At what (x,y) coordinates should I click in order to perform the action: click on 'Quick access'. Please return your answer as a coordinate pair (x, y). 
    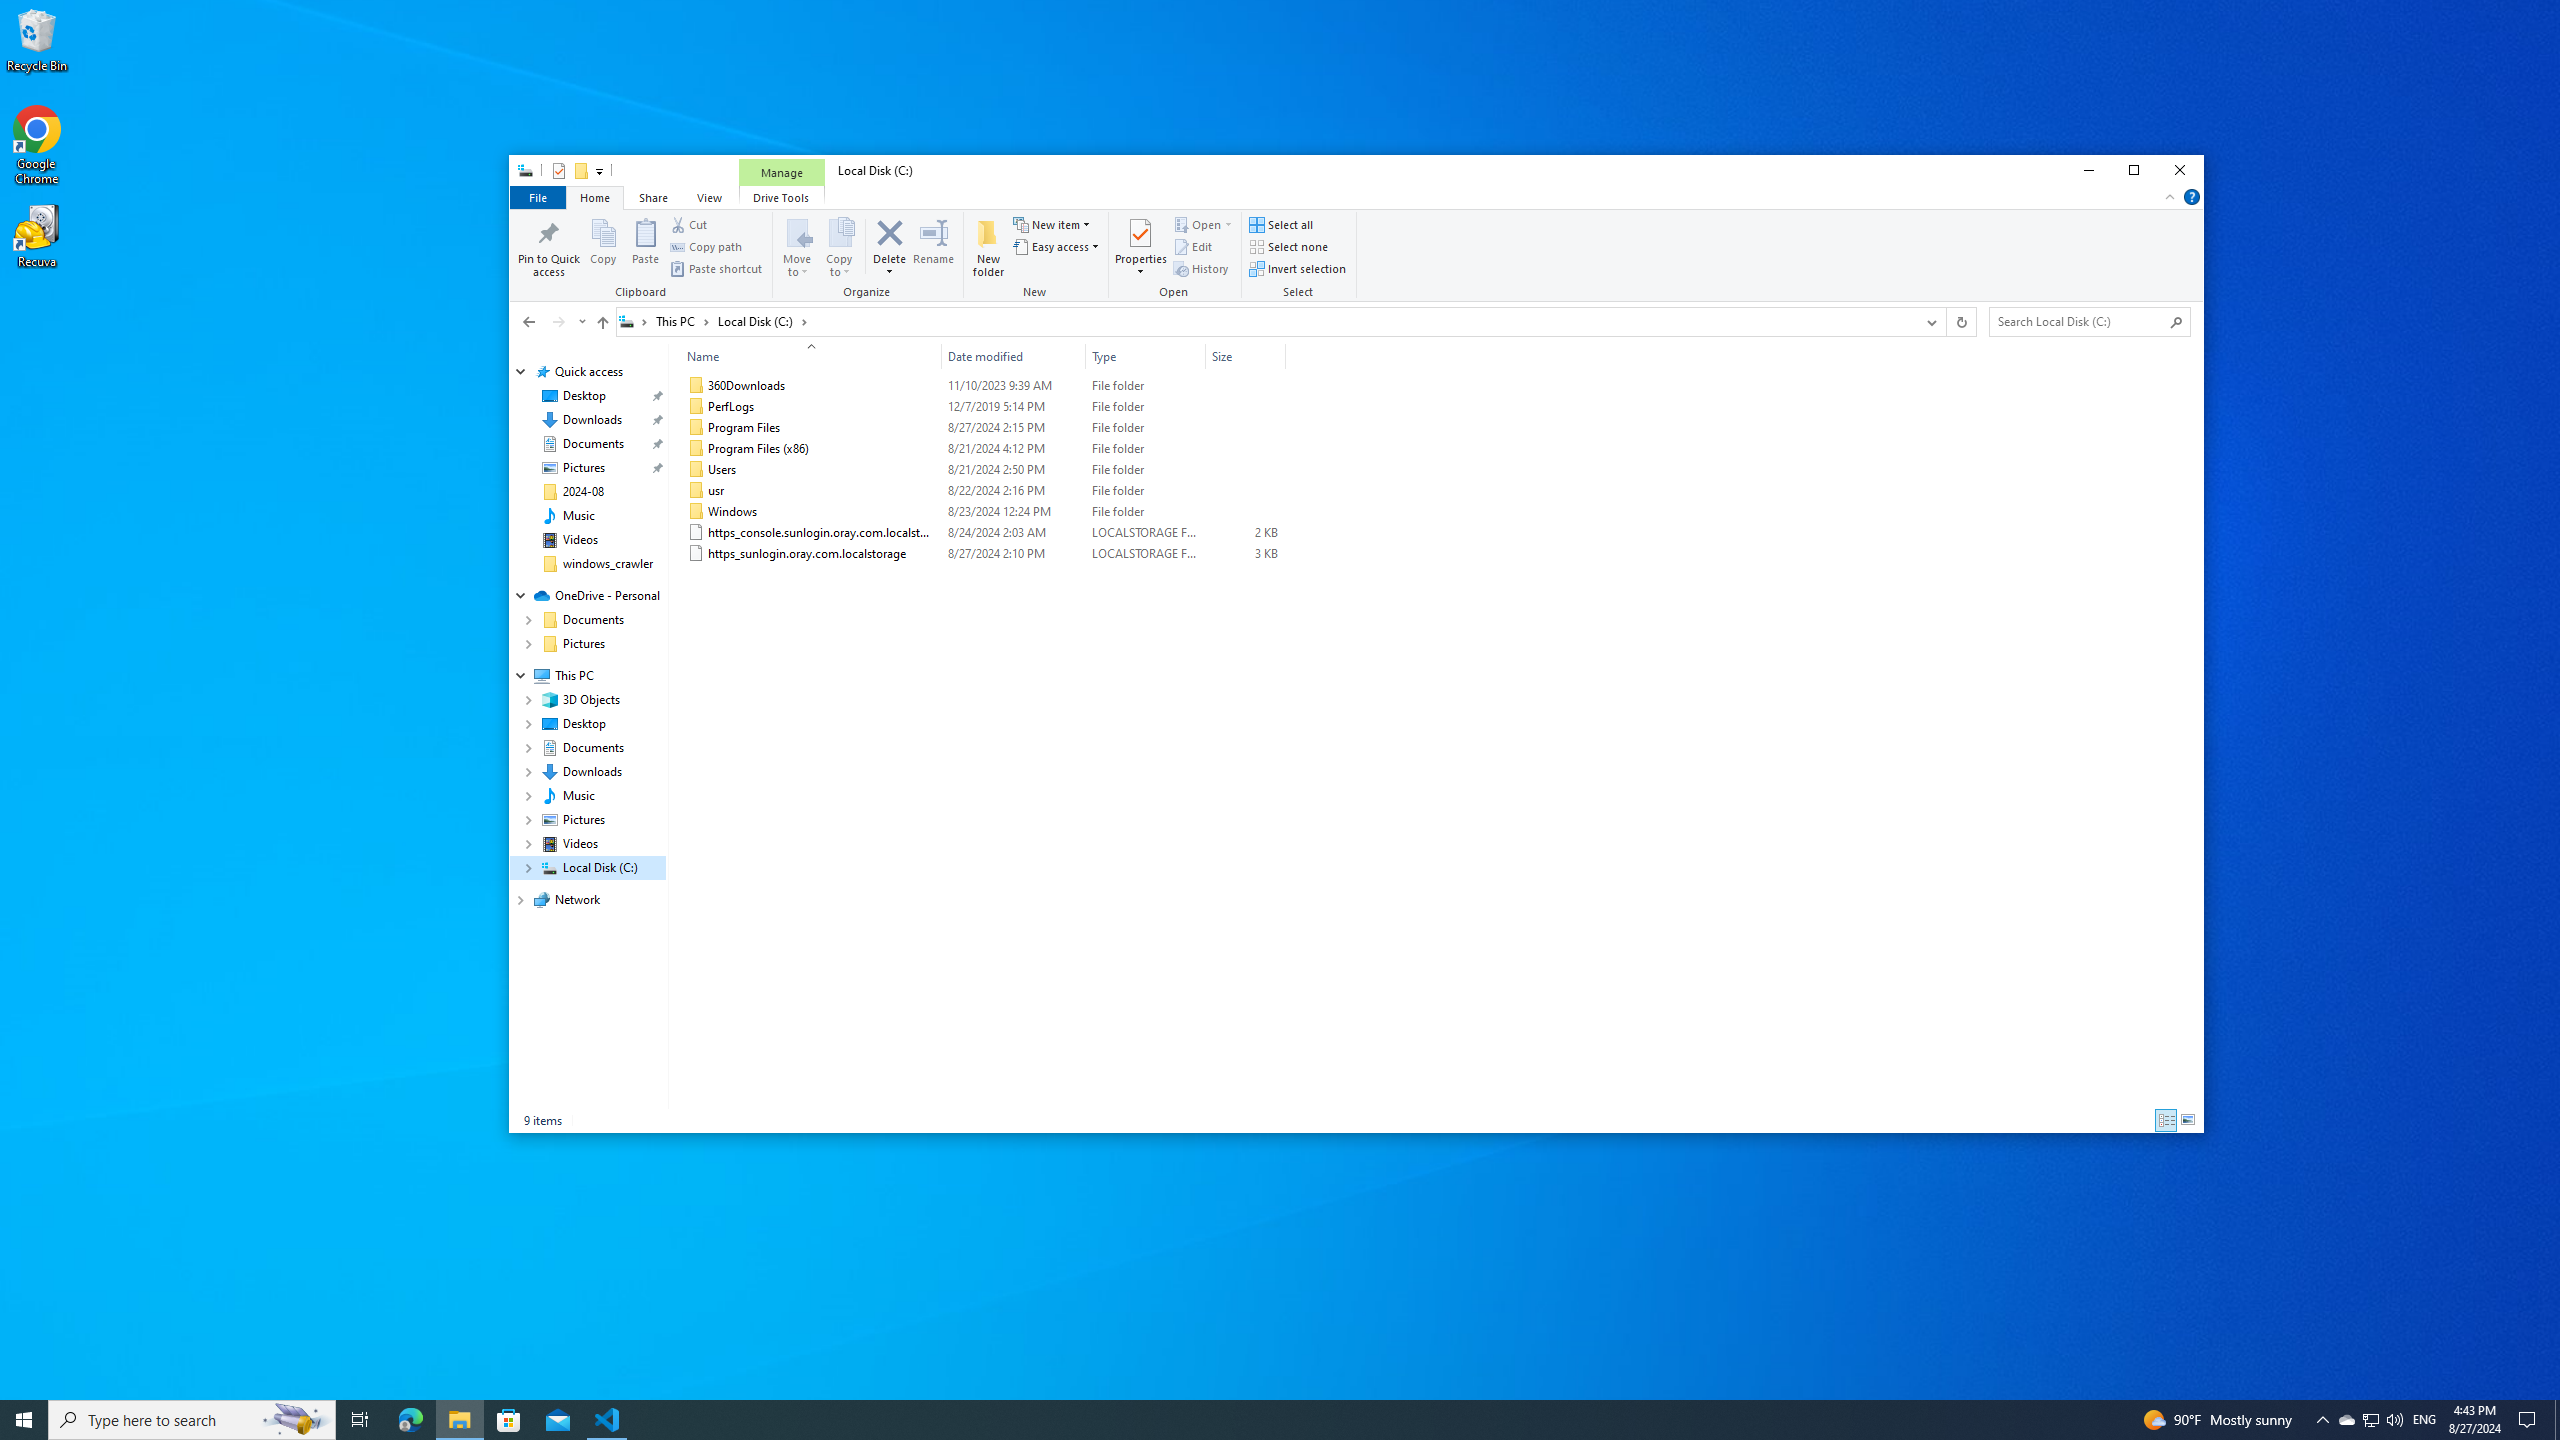
    Looking at the image, I should click on (587, 371).